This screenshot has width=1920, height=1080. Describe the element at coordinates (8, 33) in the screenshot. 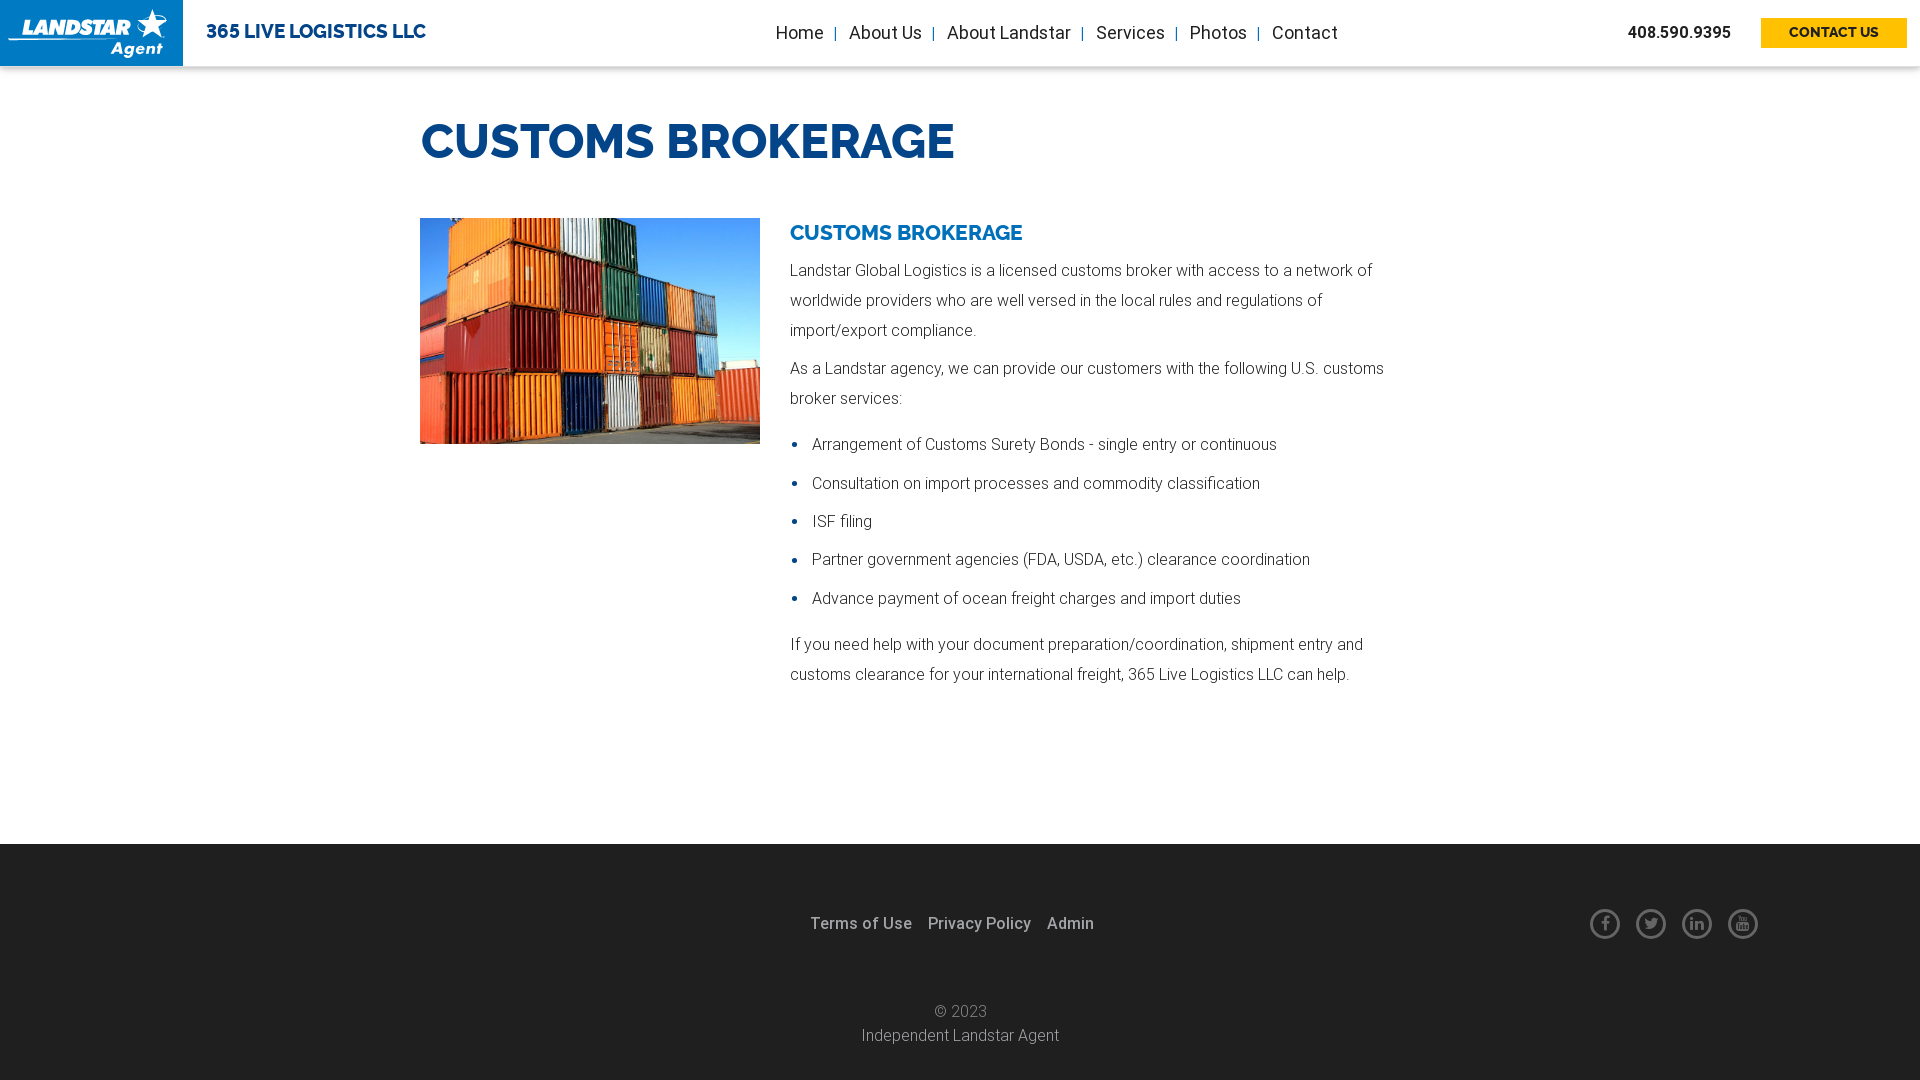

I see `'Logo'` at that location.